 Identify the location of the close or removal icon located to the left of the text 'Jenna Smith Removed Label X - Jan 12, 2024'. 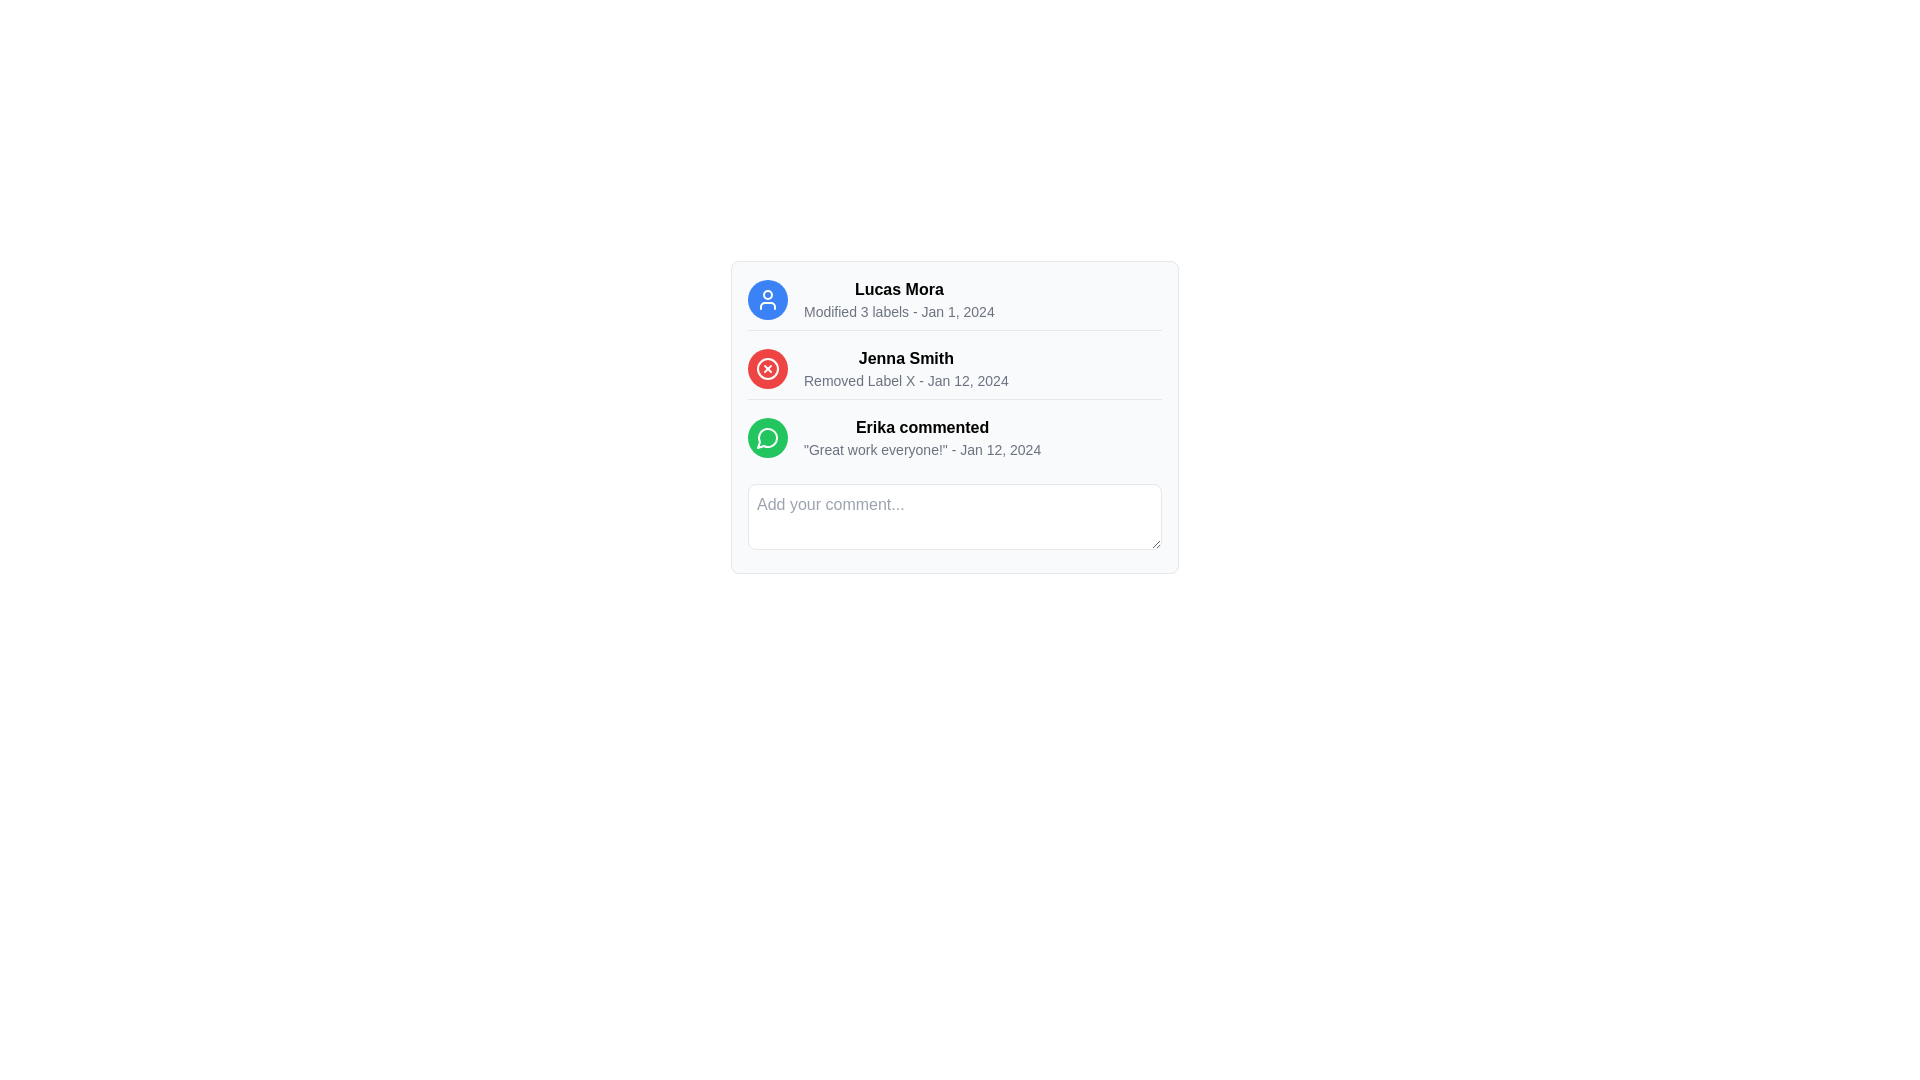
(767, 369).